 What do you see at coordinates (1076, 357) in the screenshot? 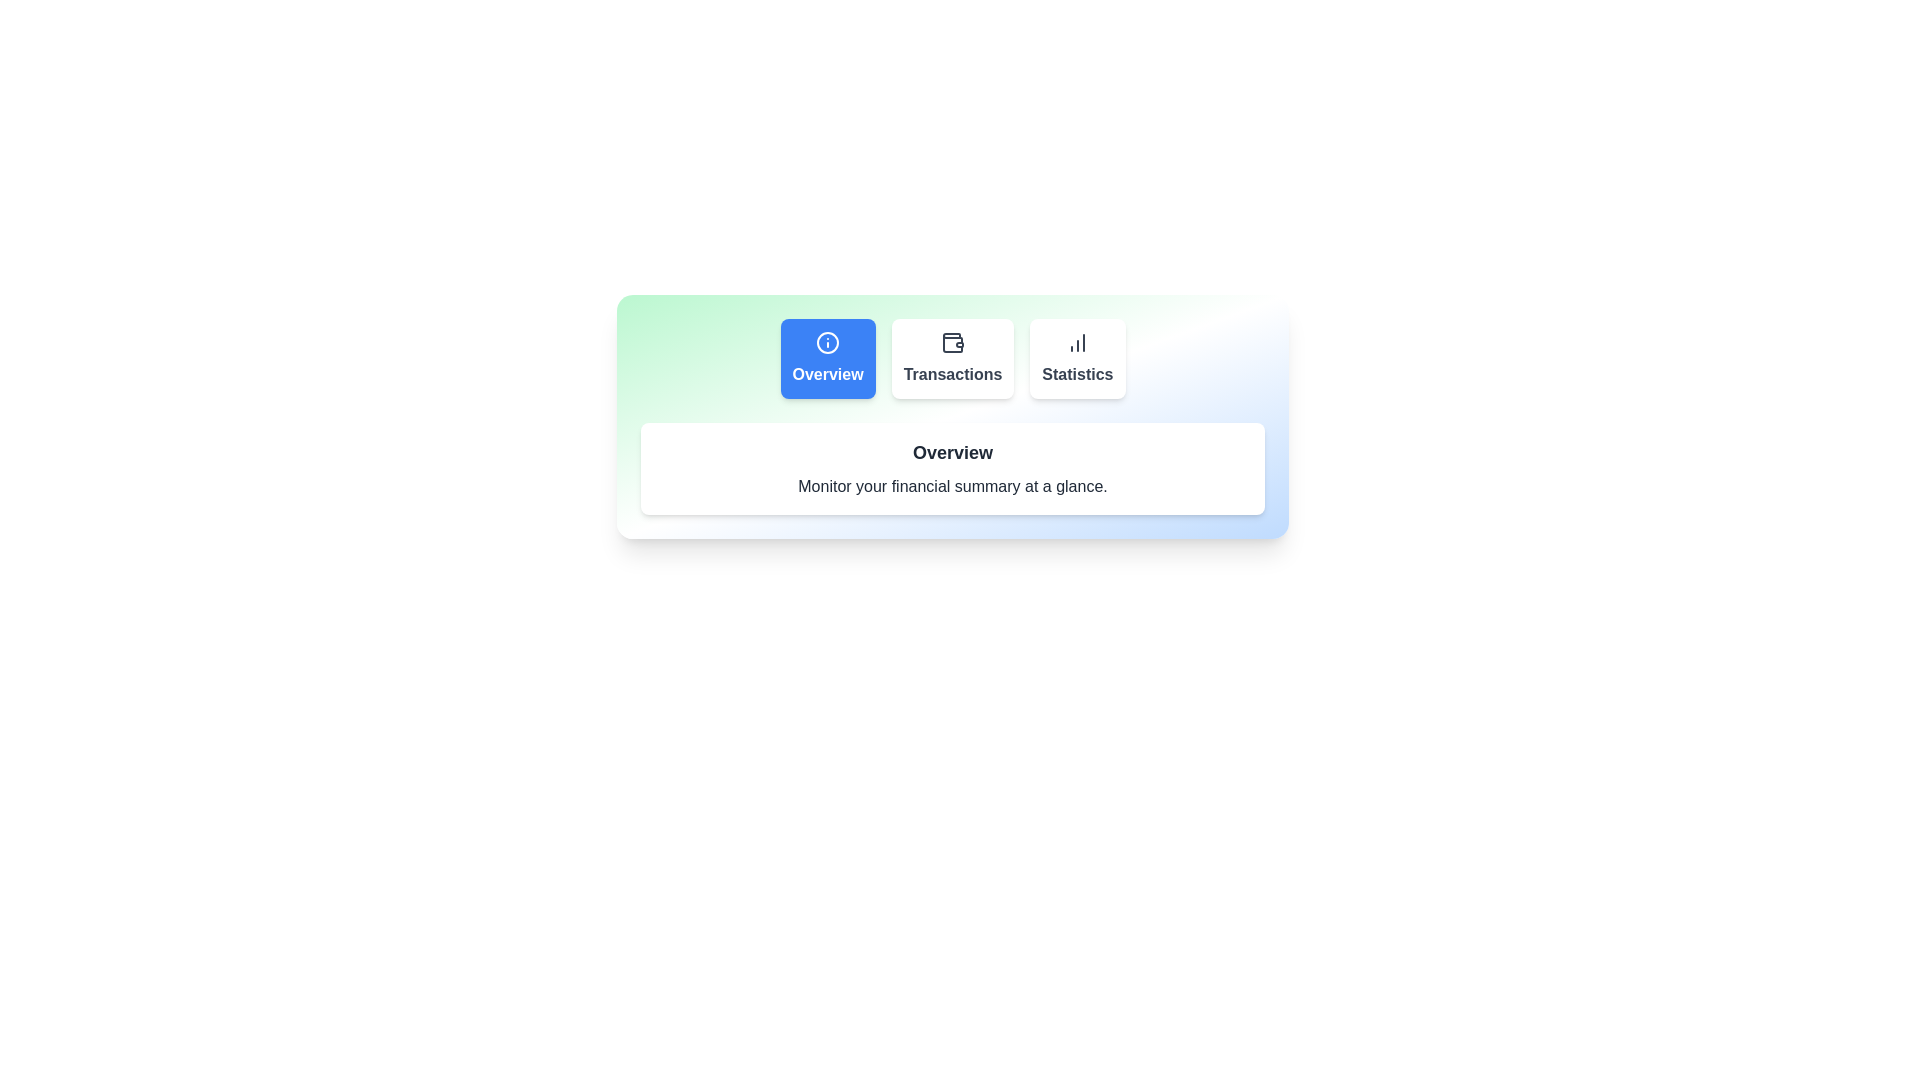
I see `the tab labeled Statistics to observe its hover effect` at bounding box center [1076, 357].